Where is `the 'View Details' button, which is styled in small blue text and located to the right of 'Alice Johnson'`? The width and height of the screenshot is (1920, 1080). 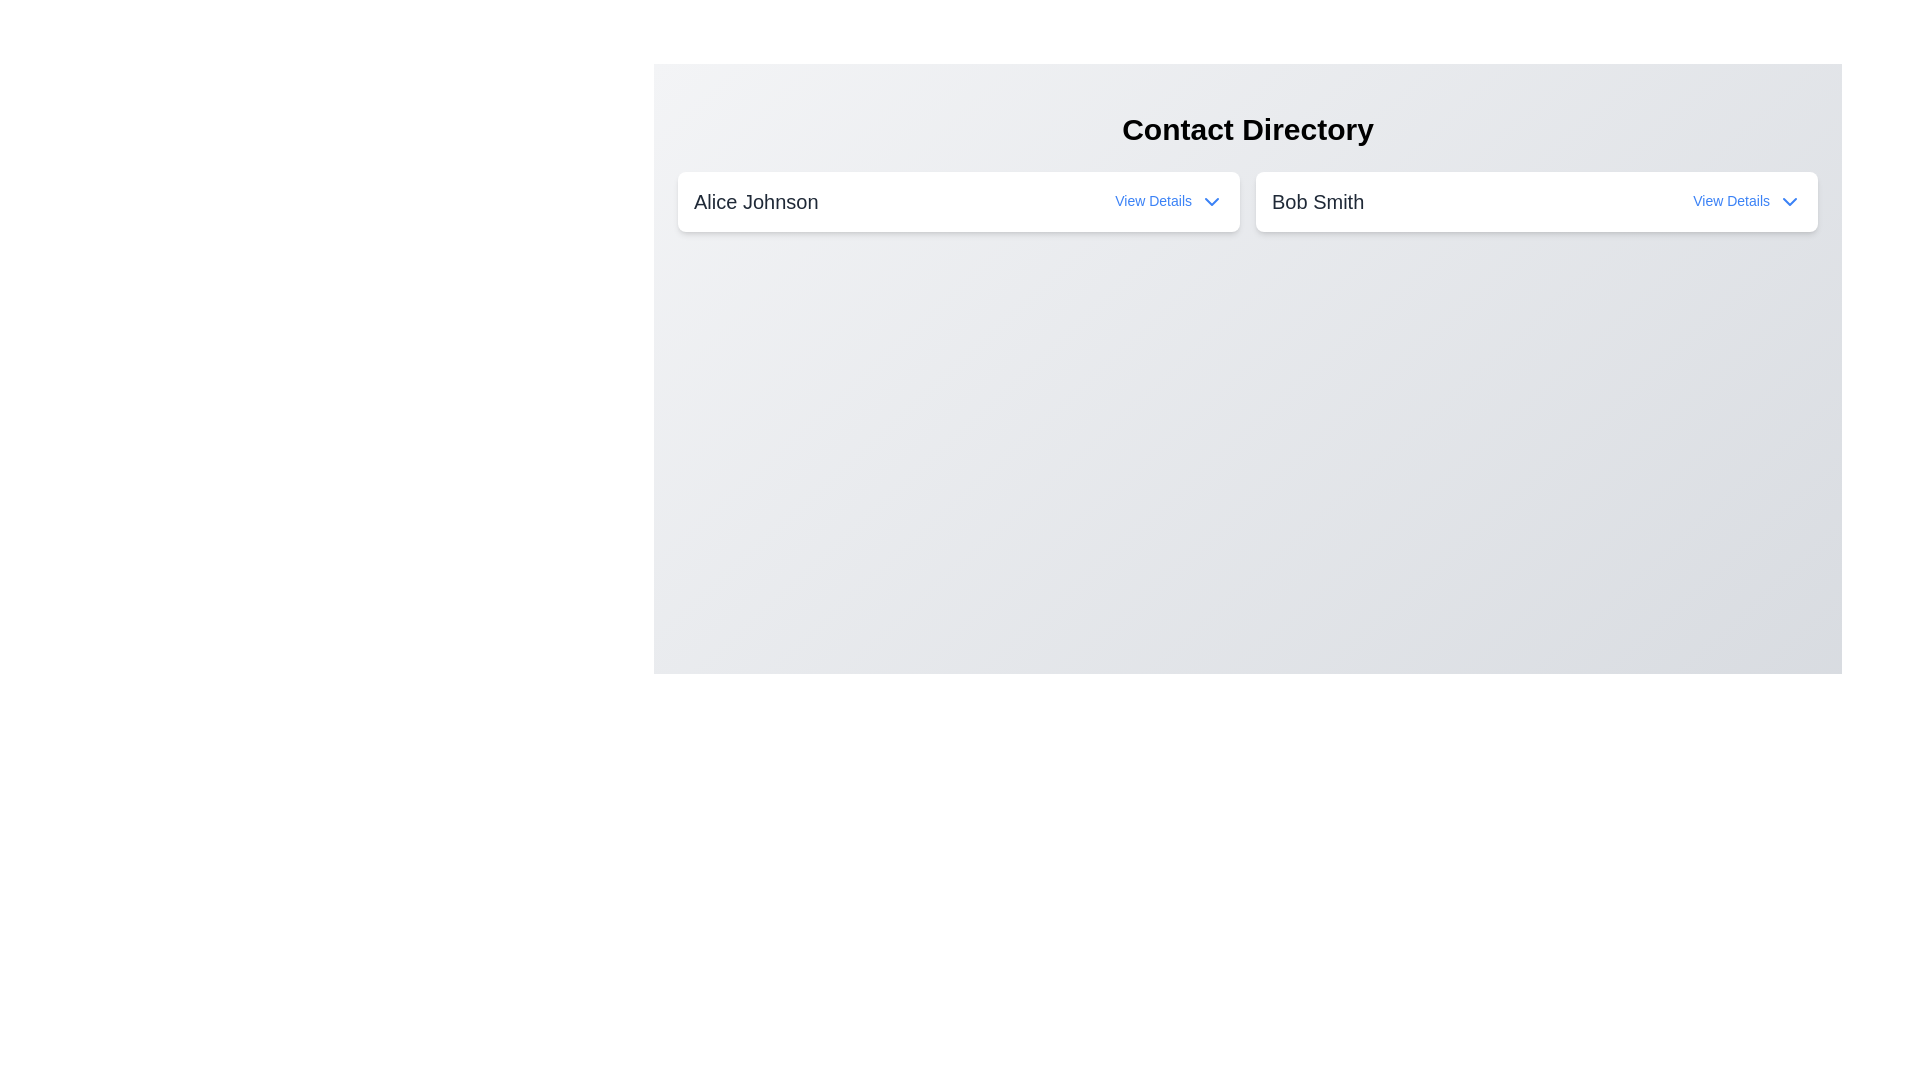 the 'View Details' button, which is styled in small blue text and located to the right of 'Alice Johnson' is located at coordinates (1169, 201).